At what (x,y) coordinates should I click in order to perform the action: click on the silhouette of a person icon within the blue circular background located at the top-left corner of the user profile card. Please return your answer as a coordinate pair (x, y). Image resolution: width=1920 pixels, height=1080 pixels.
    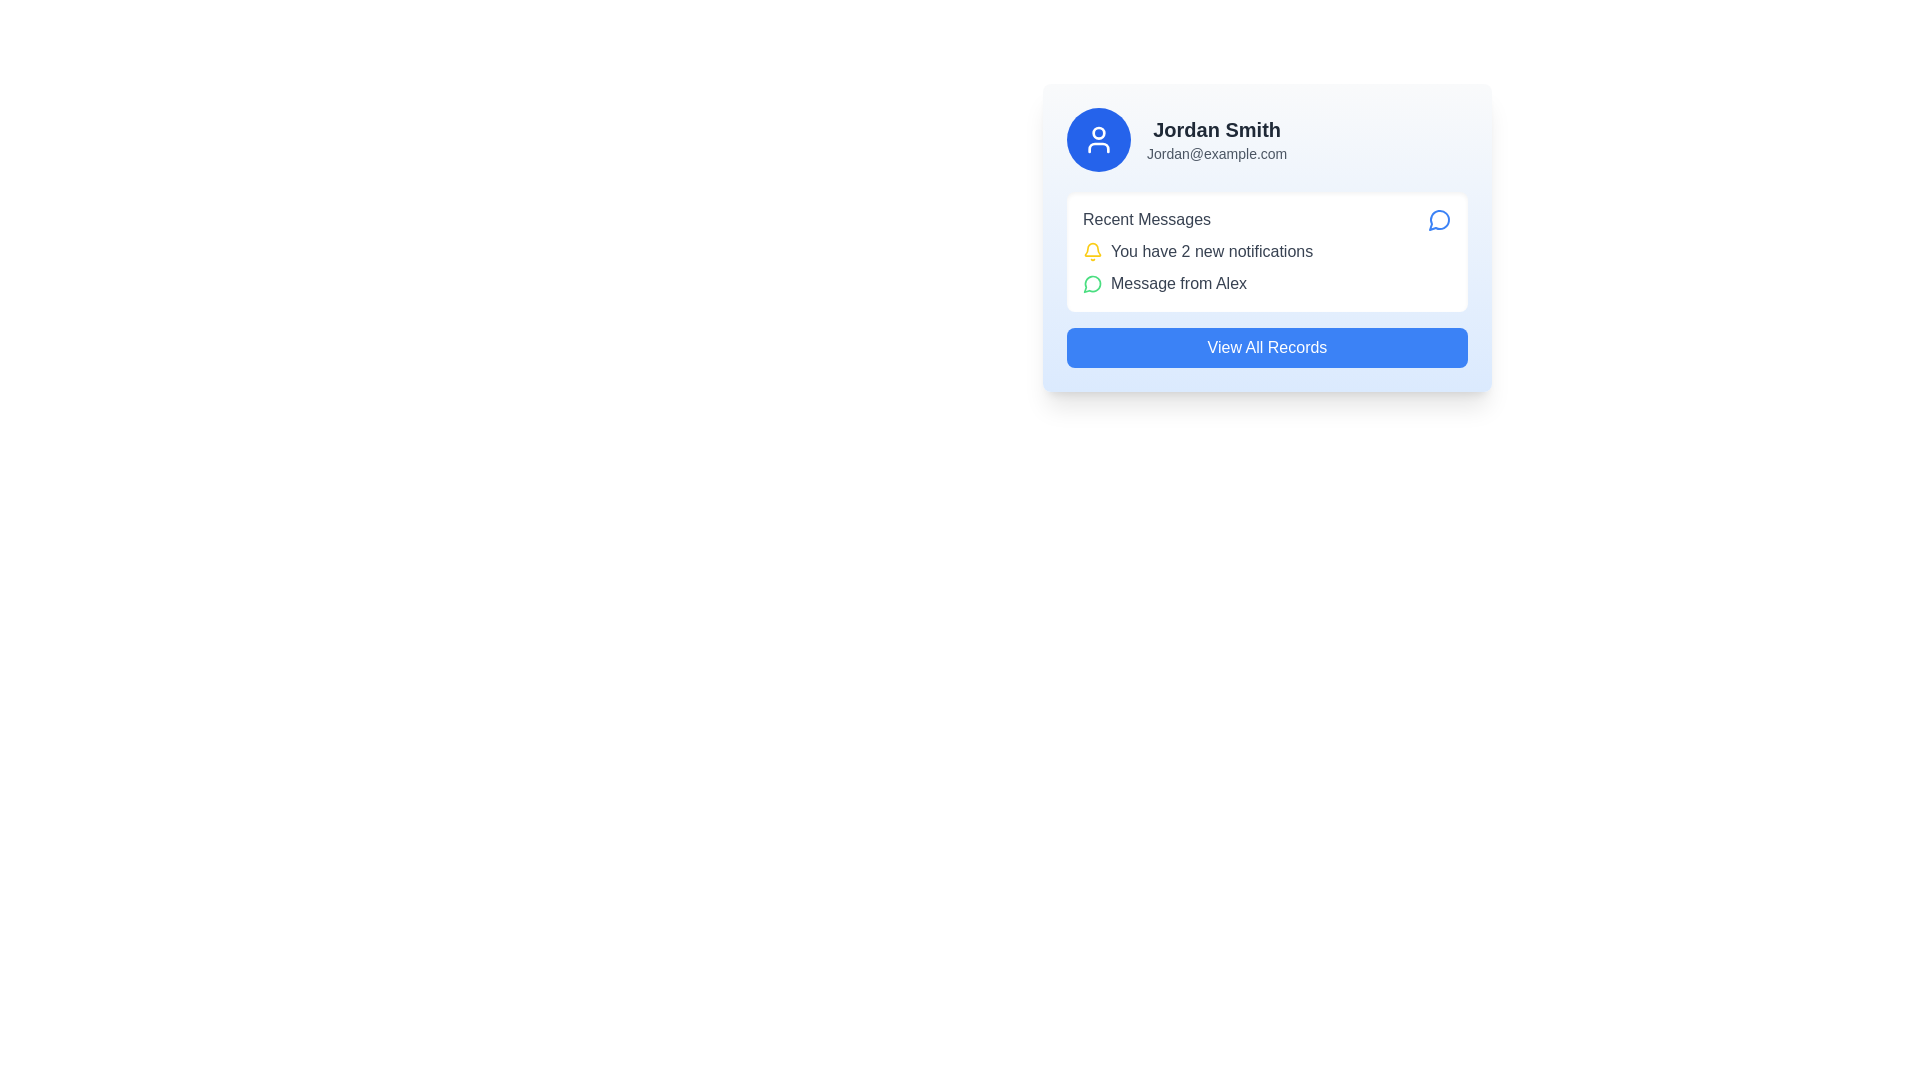
    Looking at the image, I should click on (1098, 146).